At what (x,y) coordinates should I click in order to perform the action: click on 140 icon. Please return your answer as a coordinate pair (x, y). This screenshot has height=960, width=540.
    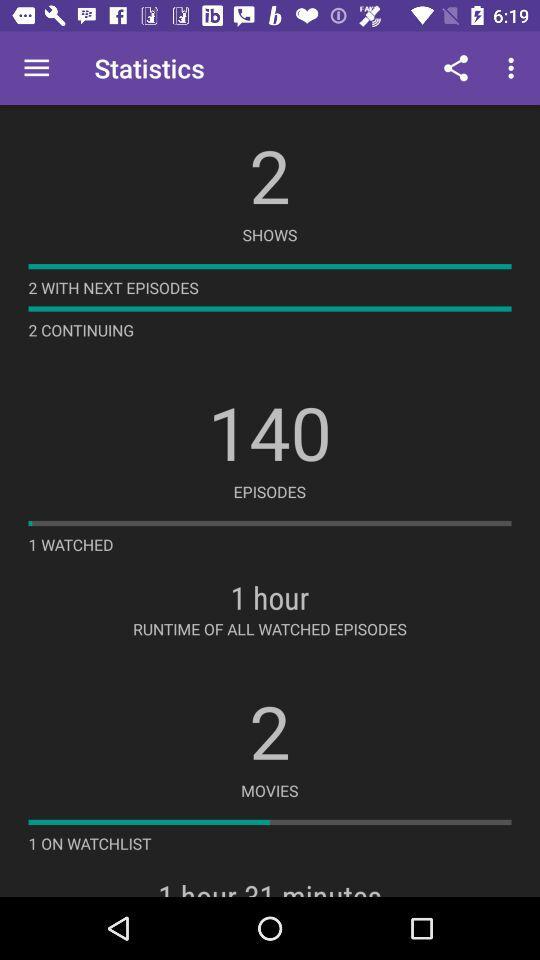
    Looking at the image, I should click on (270, 432).